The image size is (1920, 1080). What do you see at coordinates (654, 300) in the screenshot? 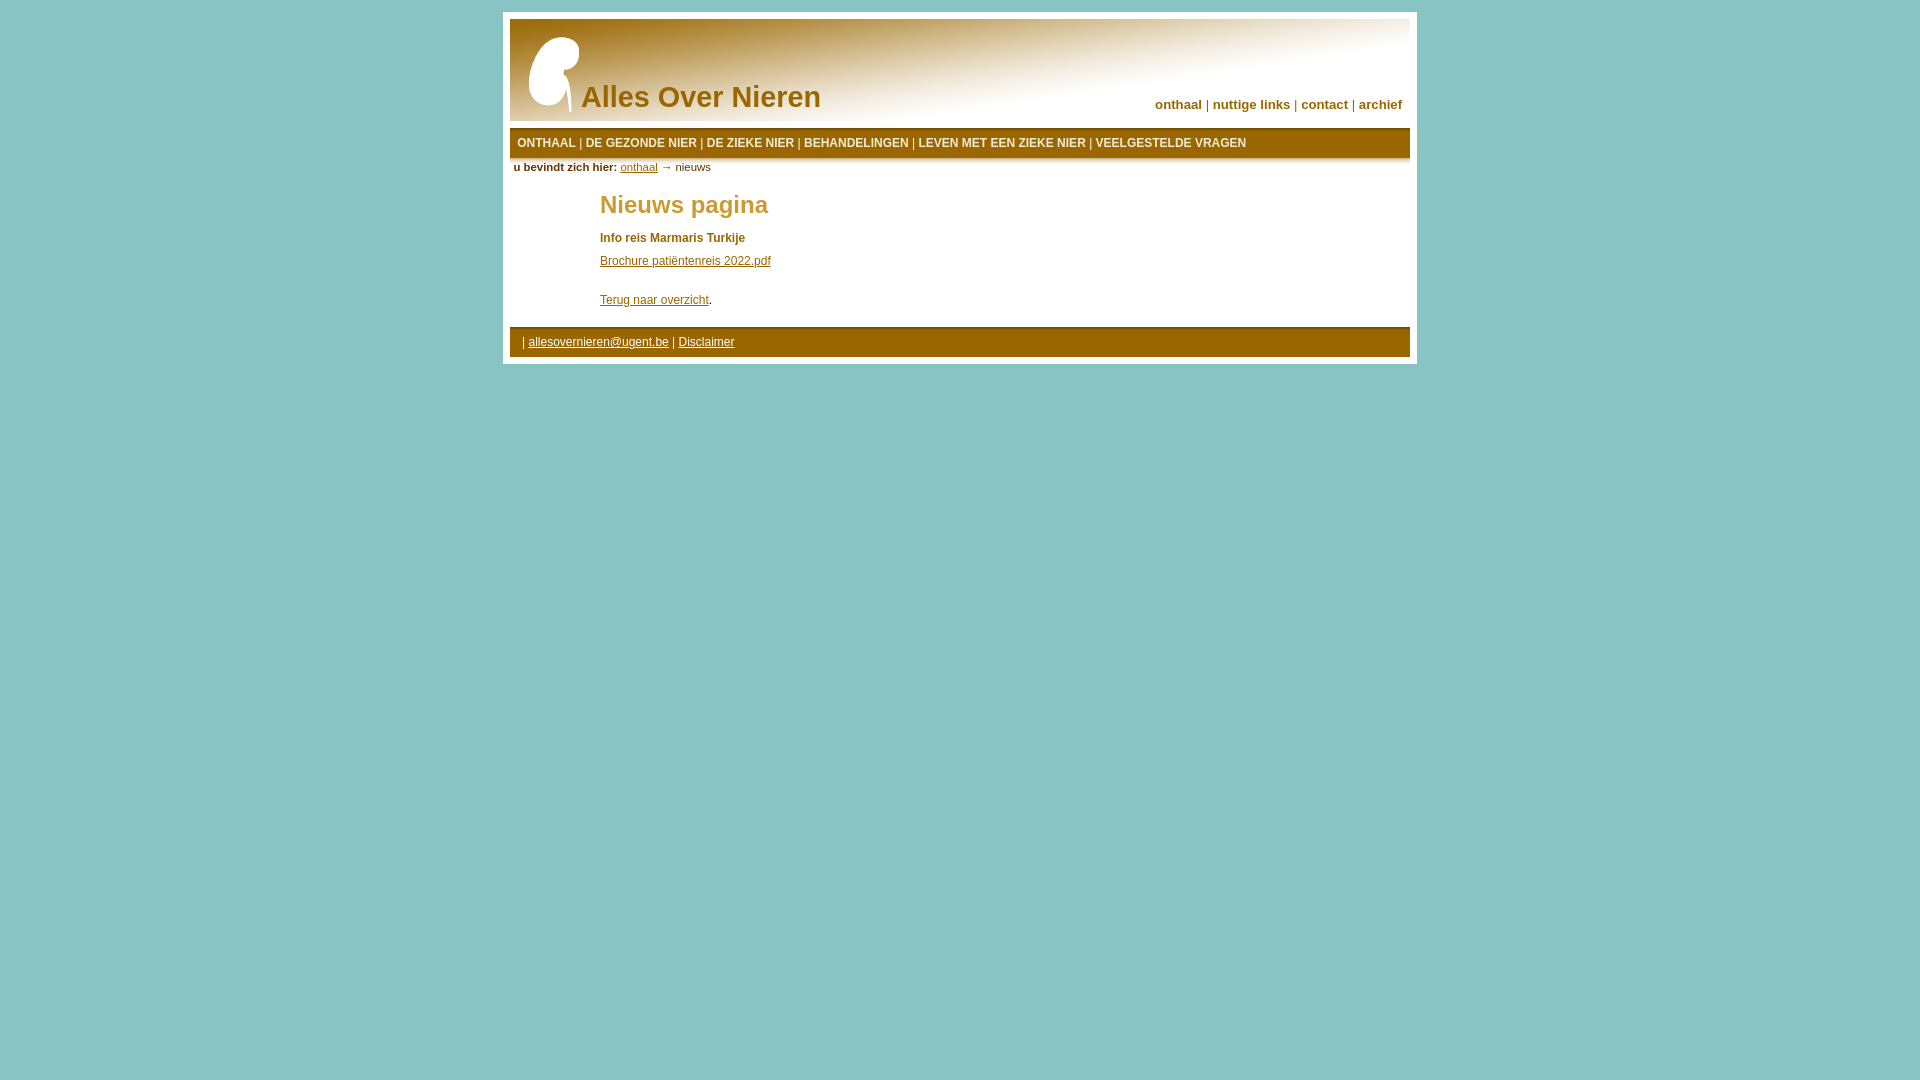
I see `'Terug naar overzicht'` at bounding box center [654, 300].